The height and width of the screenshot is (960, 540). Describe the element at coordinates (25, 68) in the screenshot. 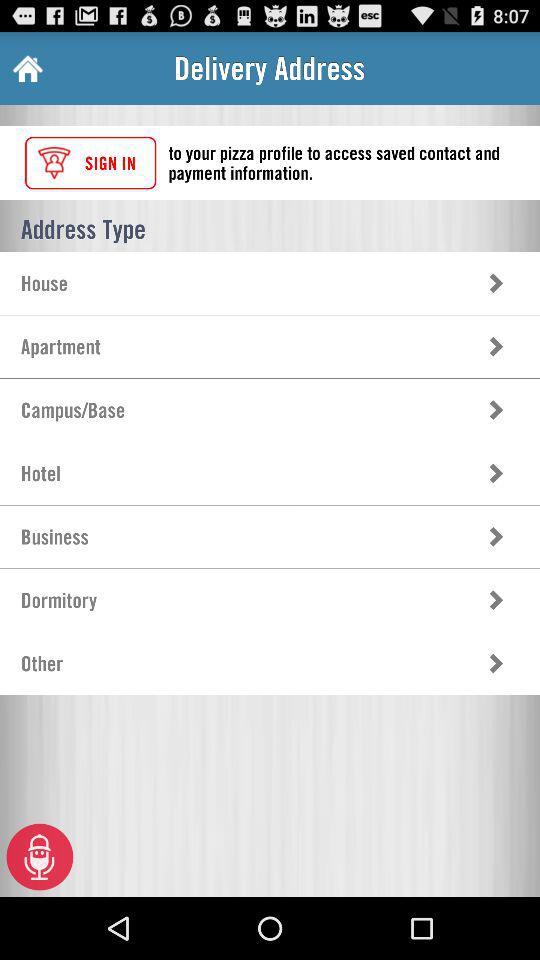

I see `the item next to the delivery address item` at that location.